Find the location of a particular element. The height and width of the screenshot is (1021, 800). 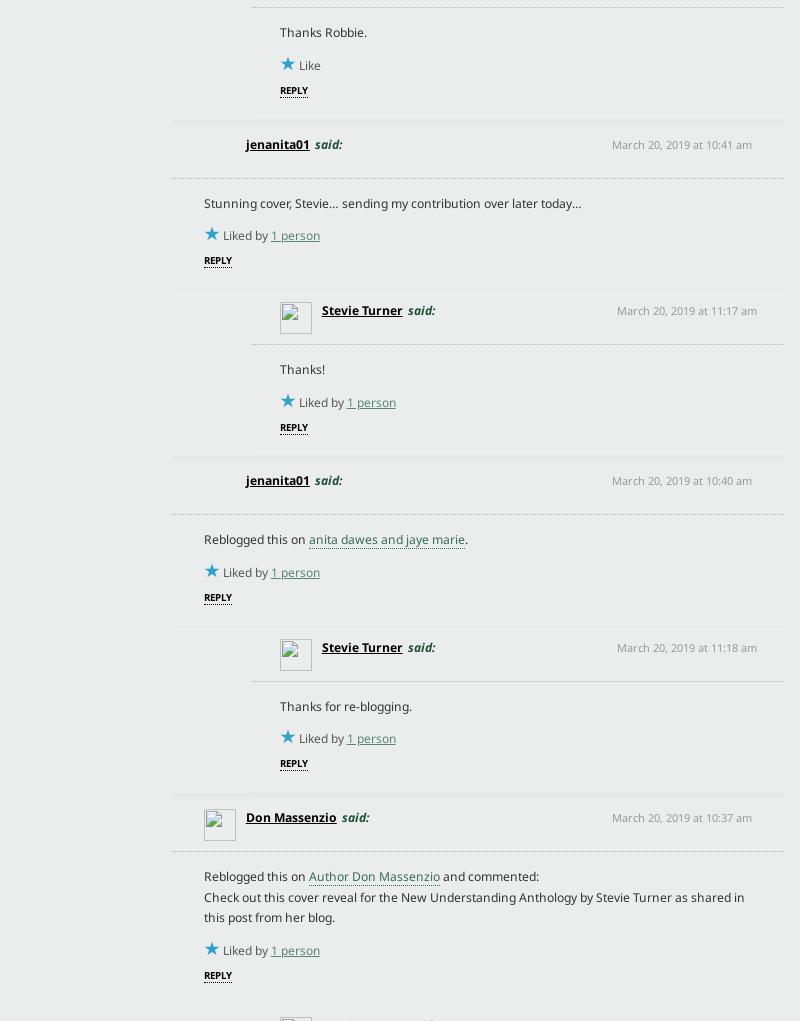

'anita dawes and jaye marie' is located at coordinates (385, 539).